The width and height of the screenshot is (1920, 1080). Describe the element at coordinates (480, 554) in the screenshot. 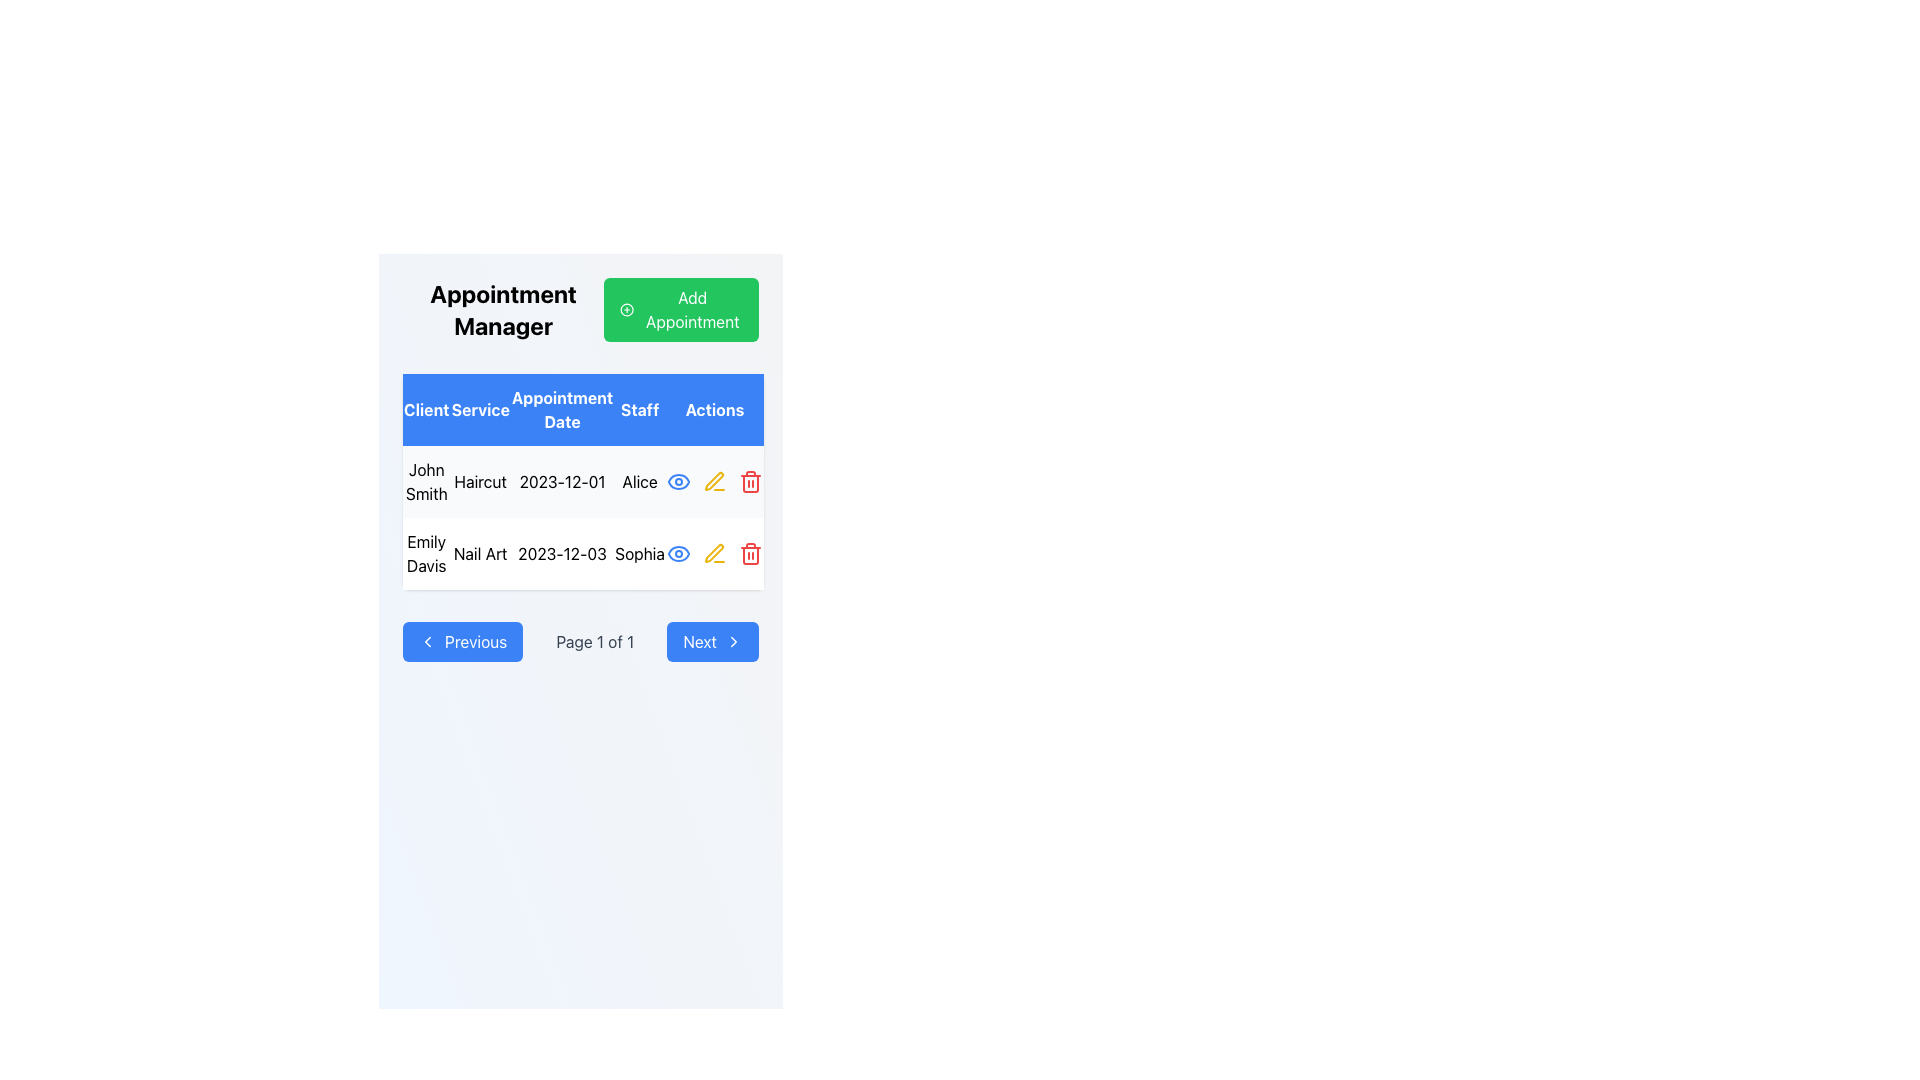

I see `the 'Nail Art' text label in the 'Service' column of the data table, which is aligned with 'Emily Davis' on its left and '2023-12-03' on its right` at that location.